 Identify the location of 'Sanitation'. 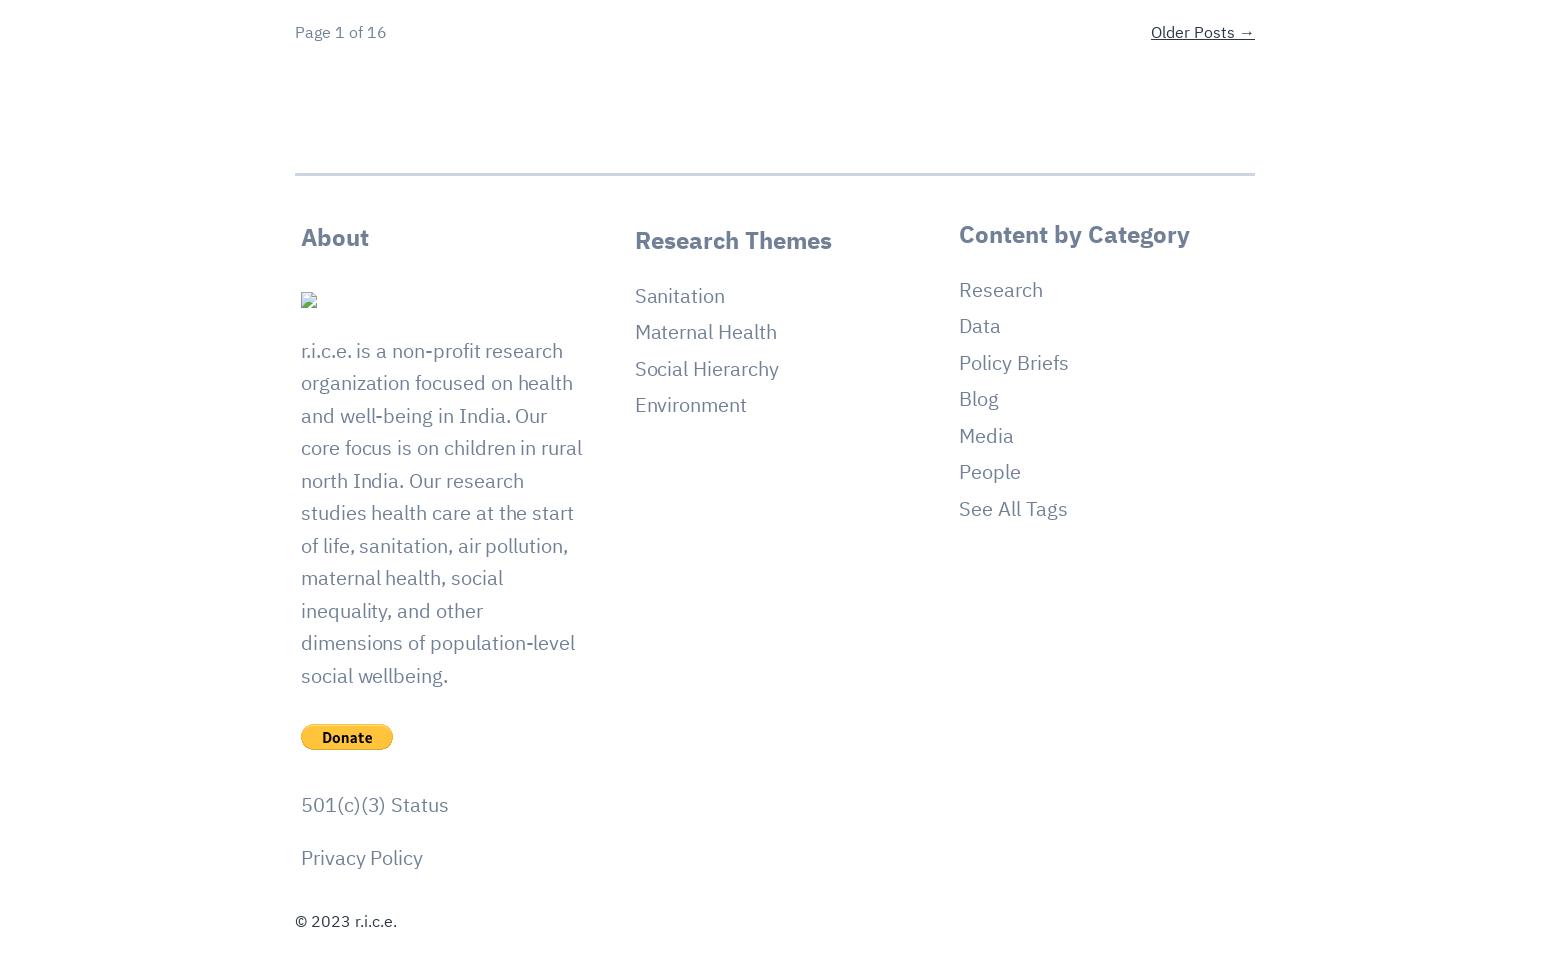
(632, 293).